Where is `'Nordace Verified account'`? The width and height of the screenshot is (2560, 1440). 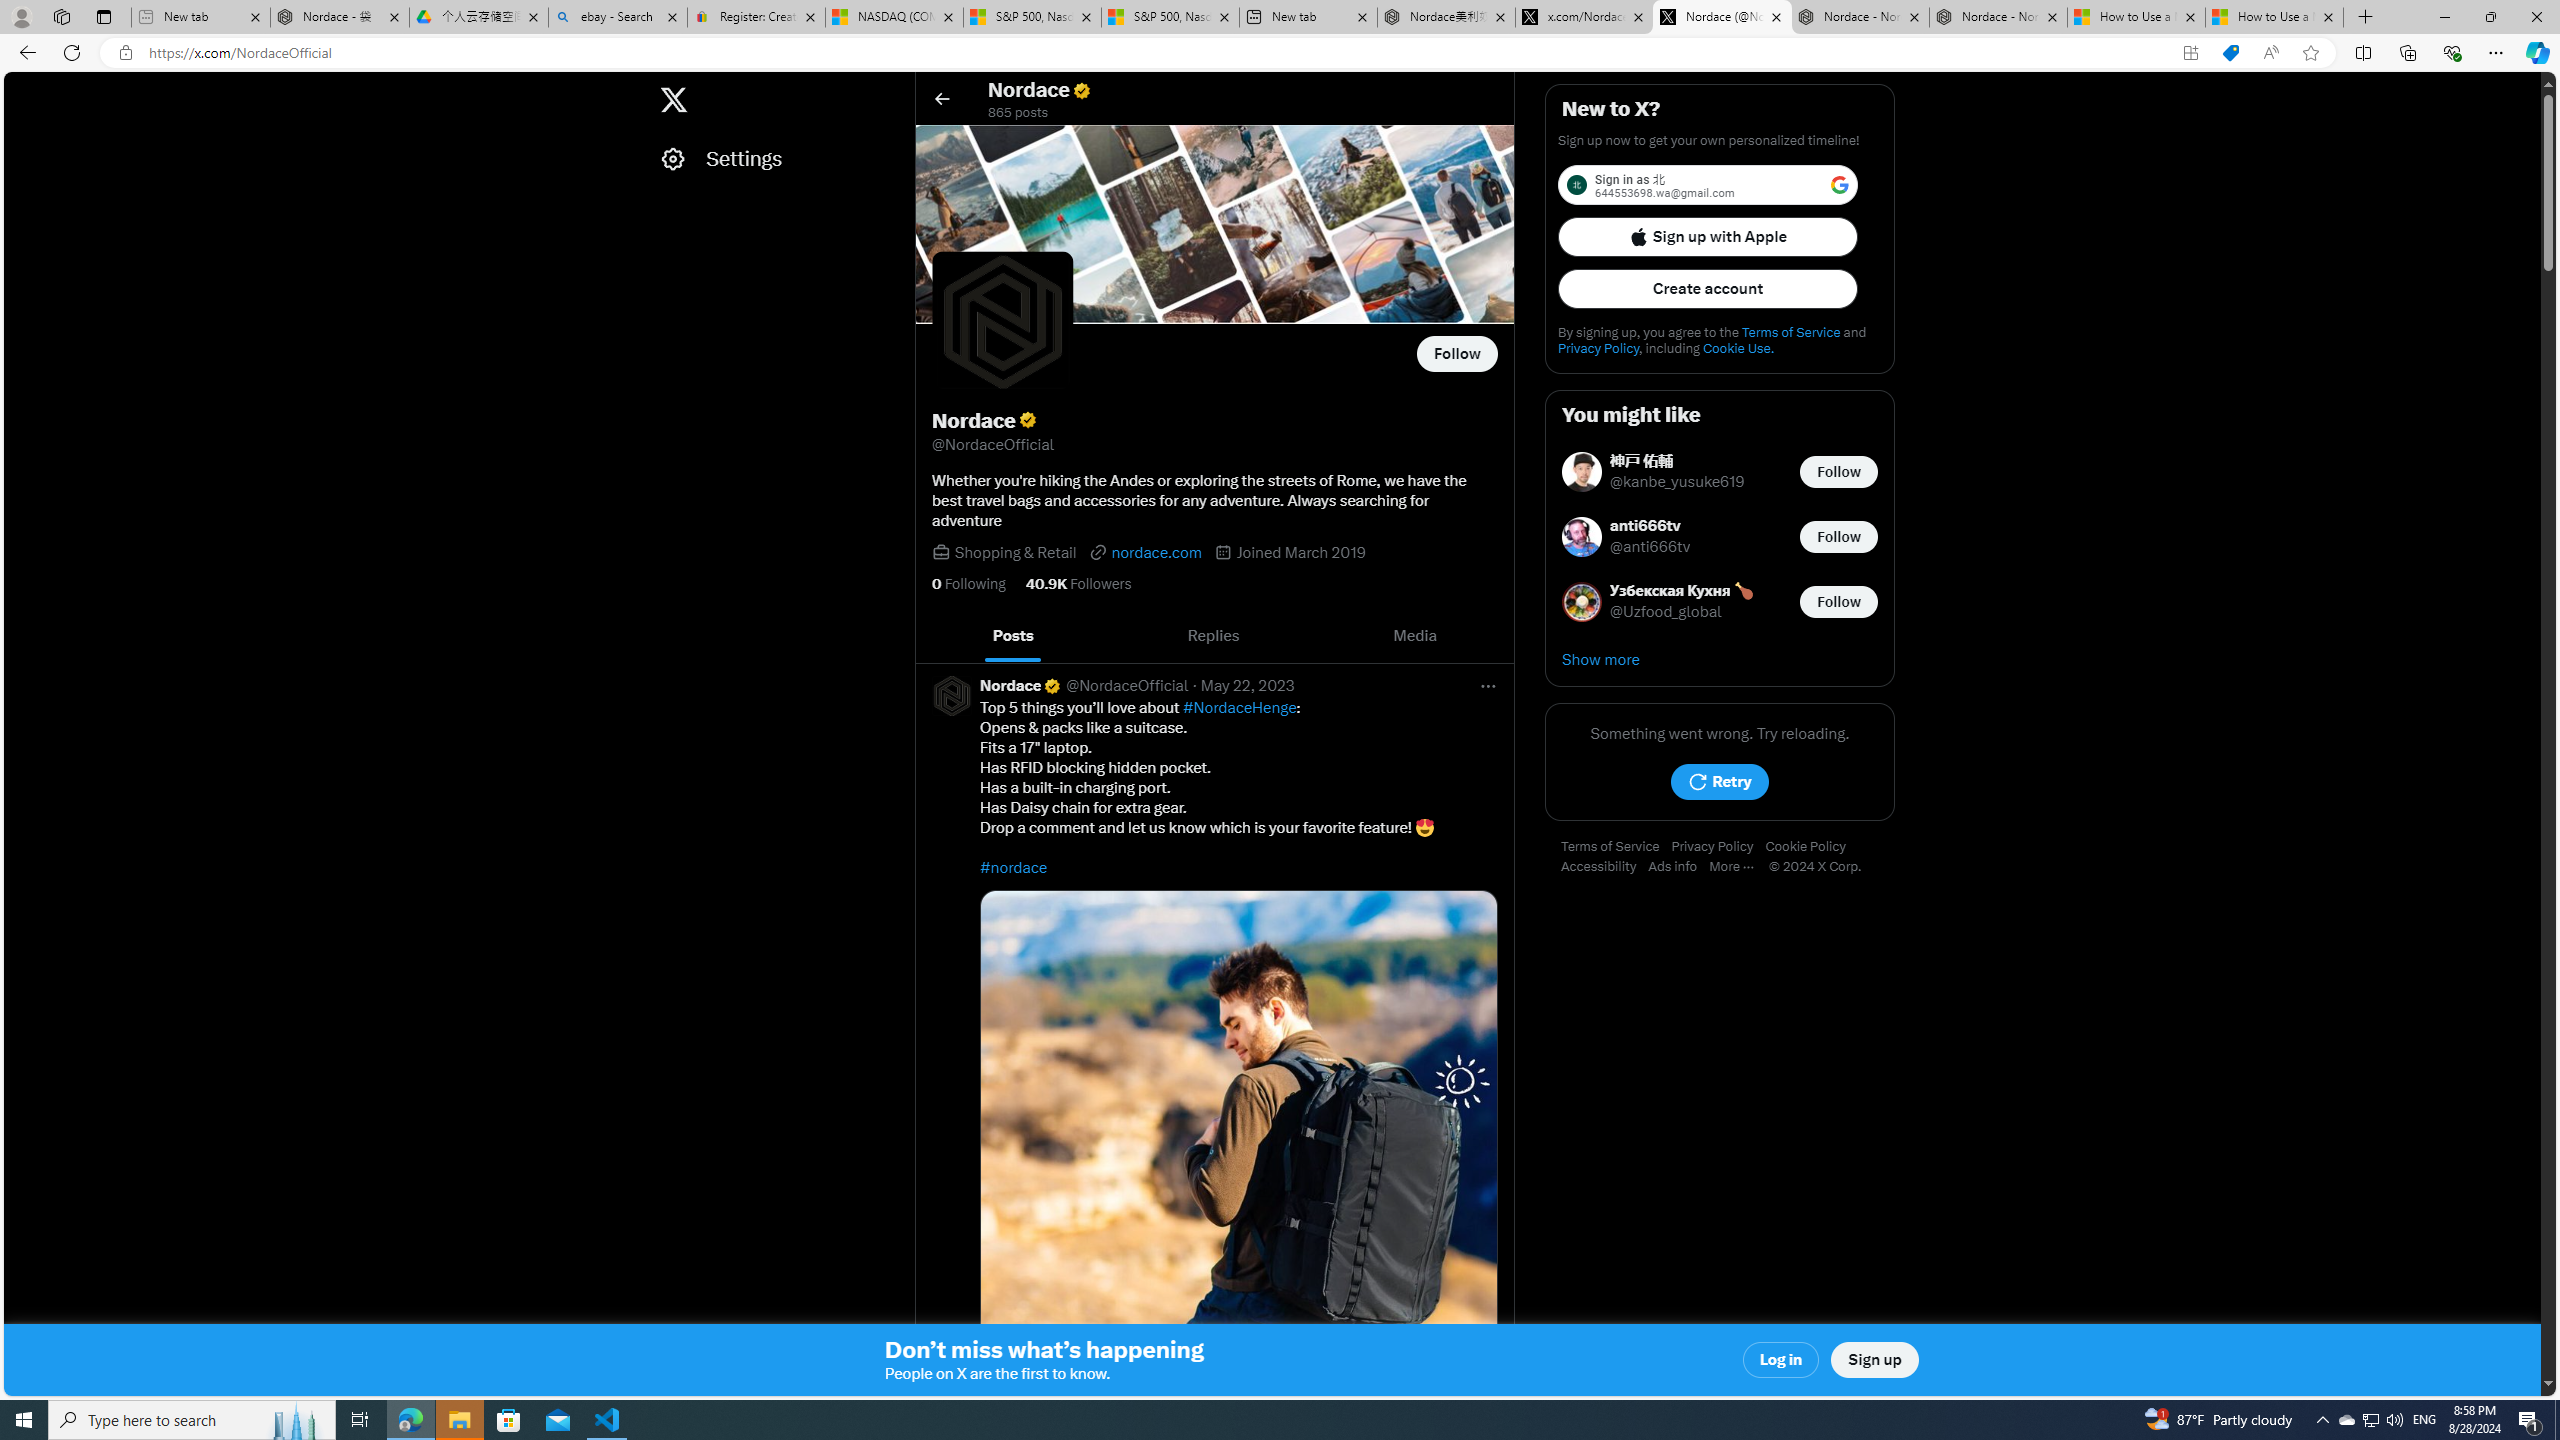
'Nordace Verified account' is located at coordinates (1020, 685).